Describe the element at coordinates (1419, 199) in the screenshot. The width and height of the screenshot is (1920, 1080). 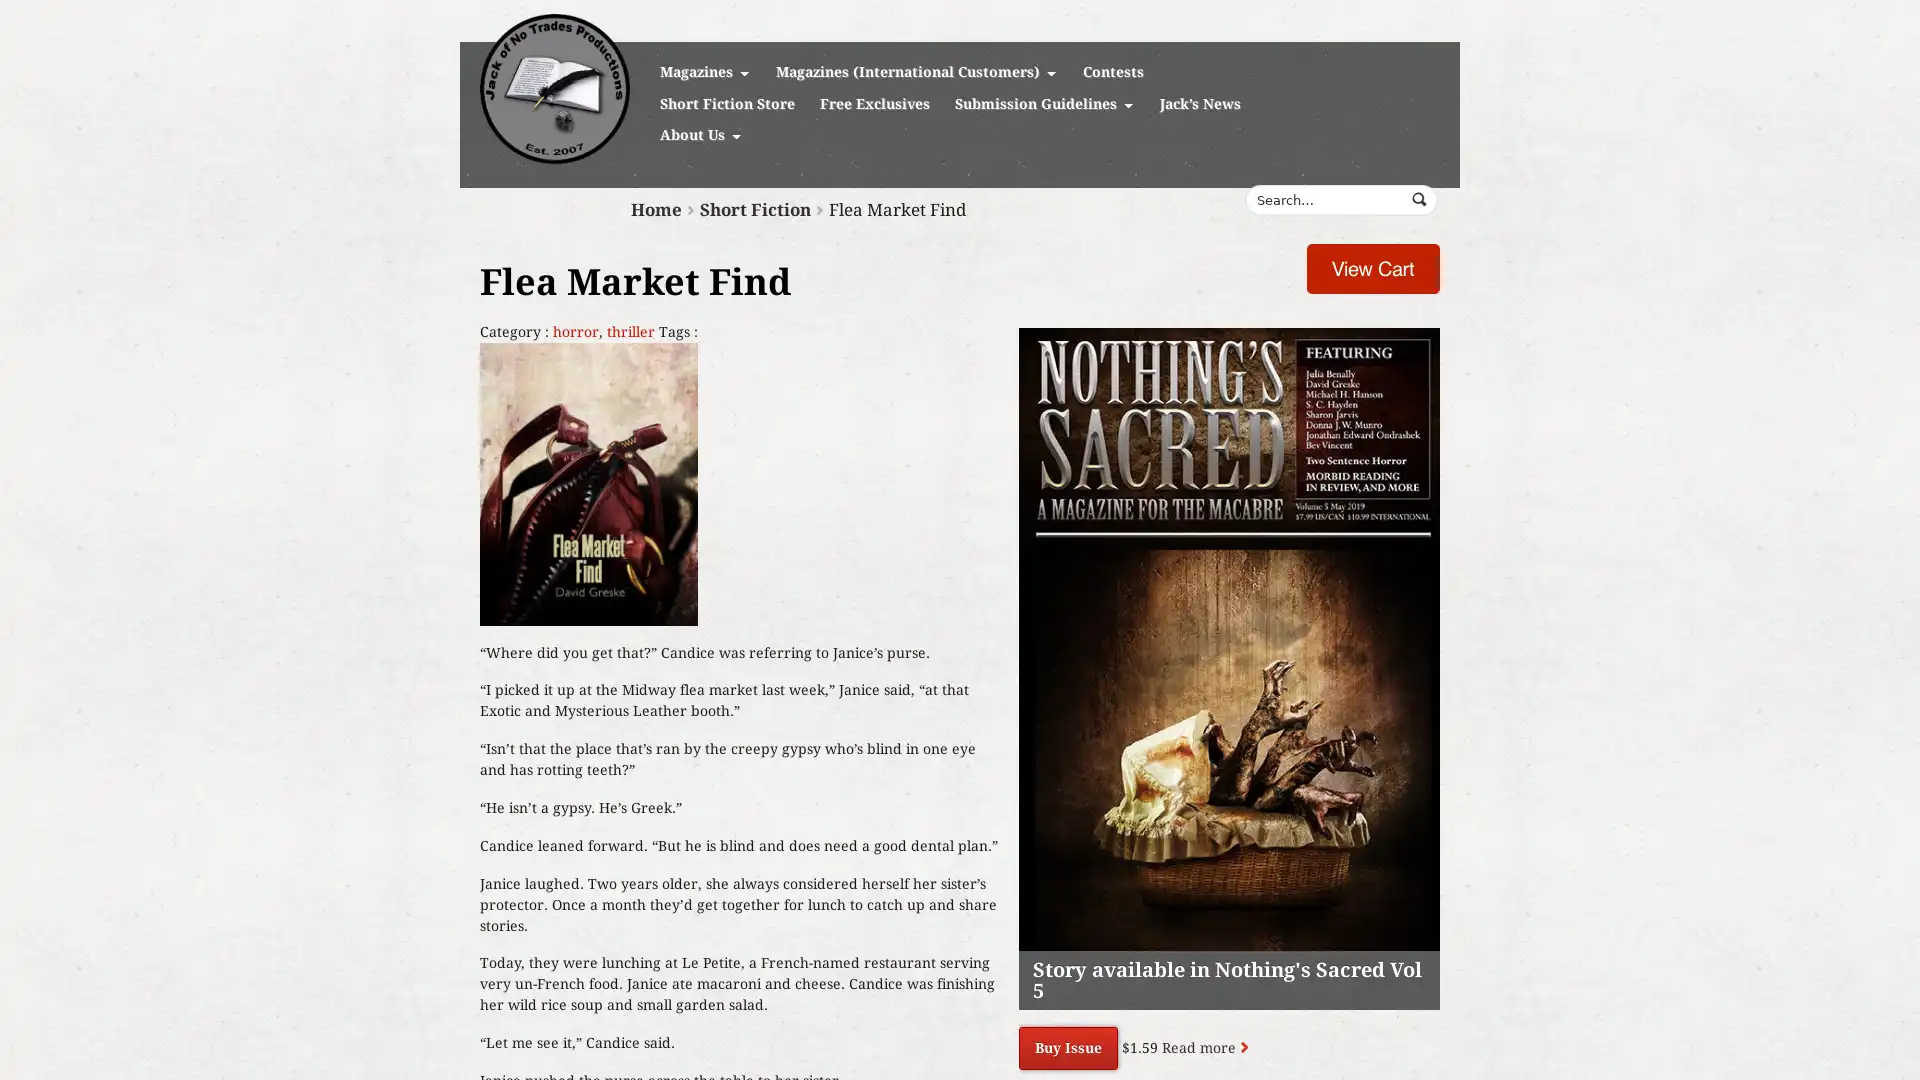
I see `Submit` at that location.